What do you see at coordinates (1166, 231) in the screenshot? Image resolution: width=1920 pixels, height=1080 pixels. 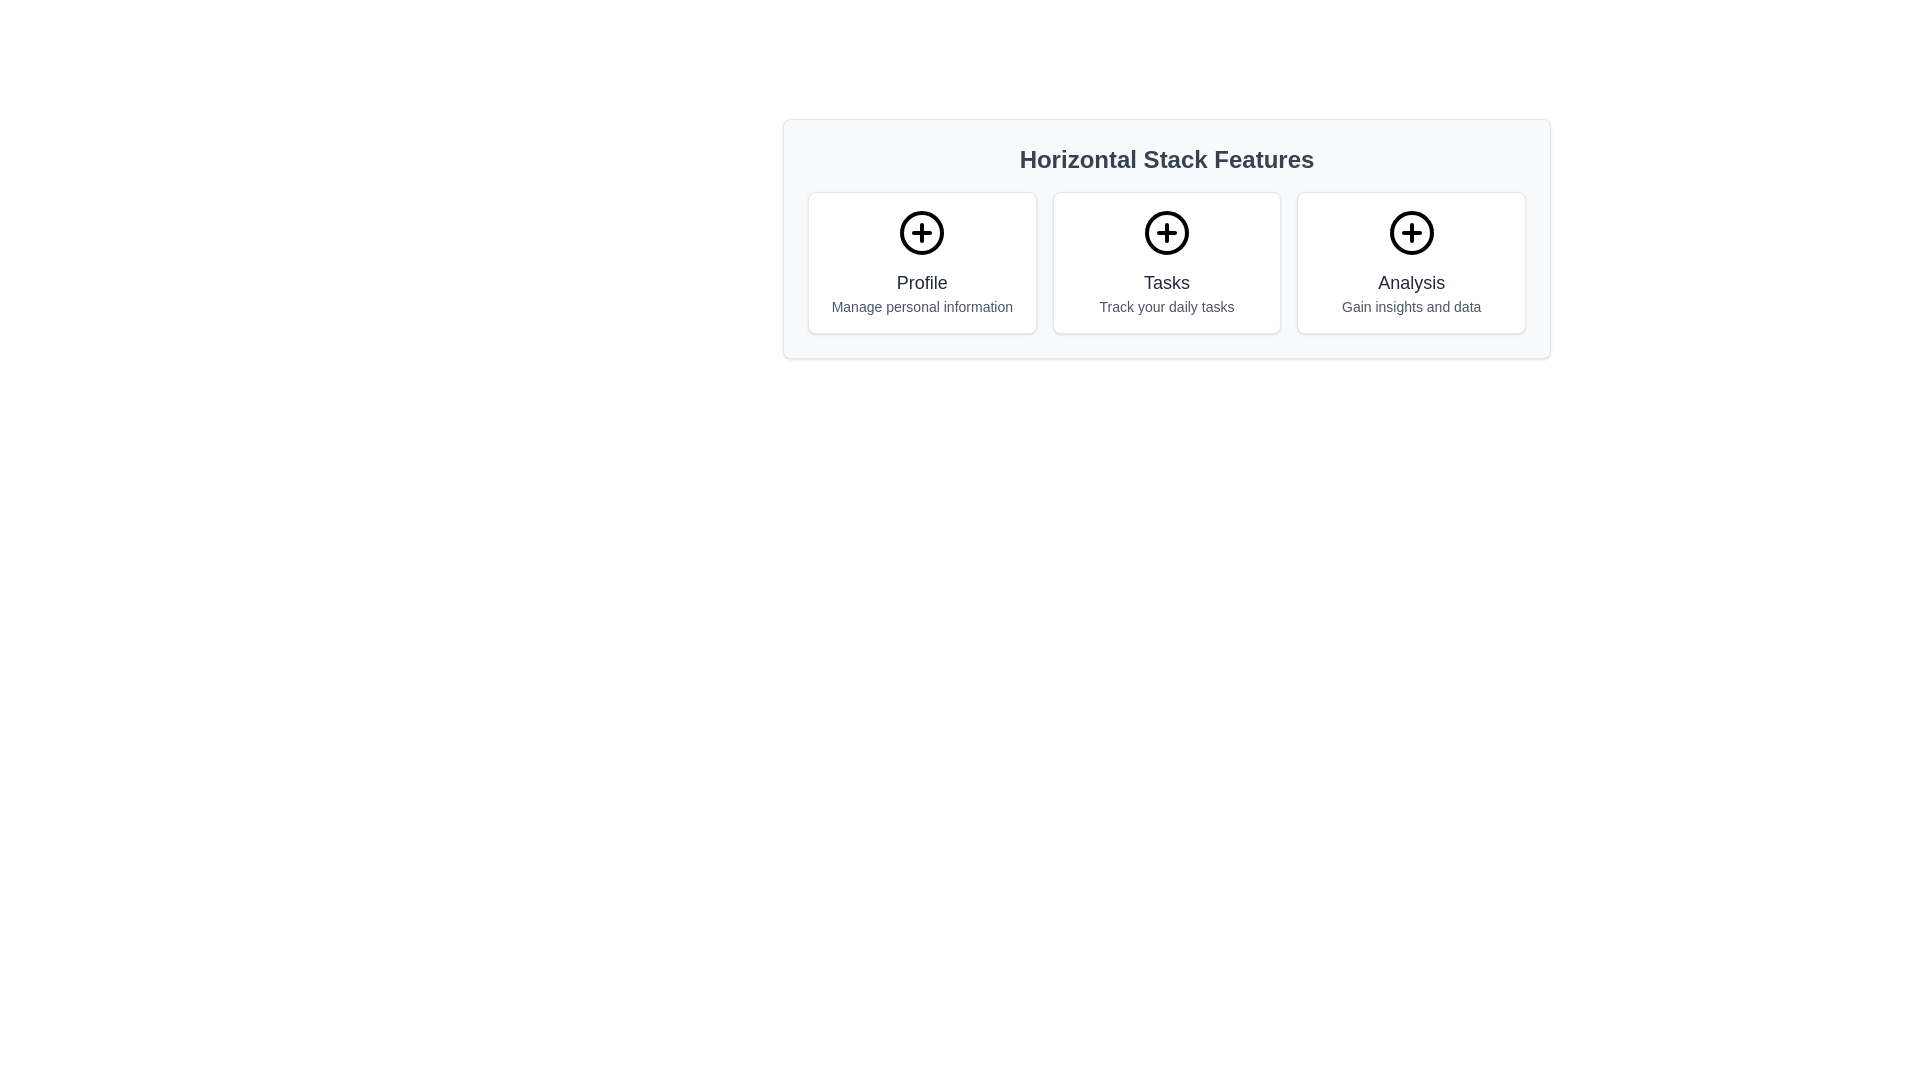 I see `the decorative circle graphic element located centrally within the 'Tasks' card in the 'Horizontal Stack Features' section` at bounding box center [1166, 231].